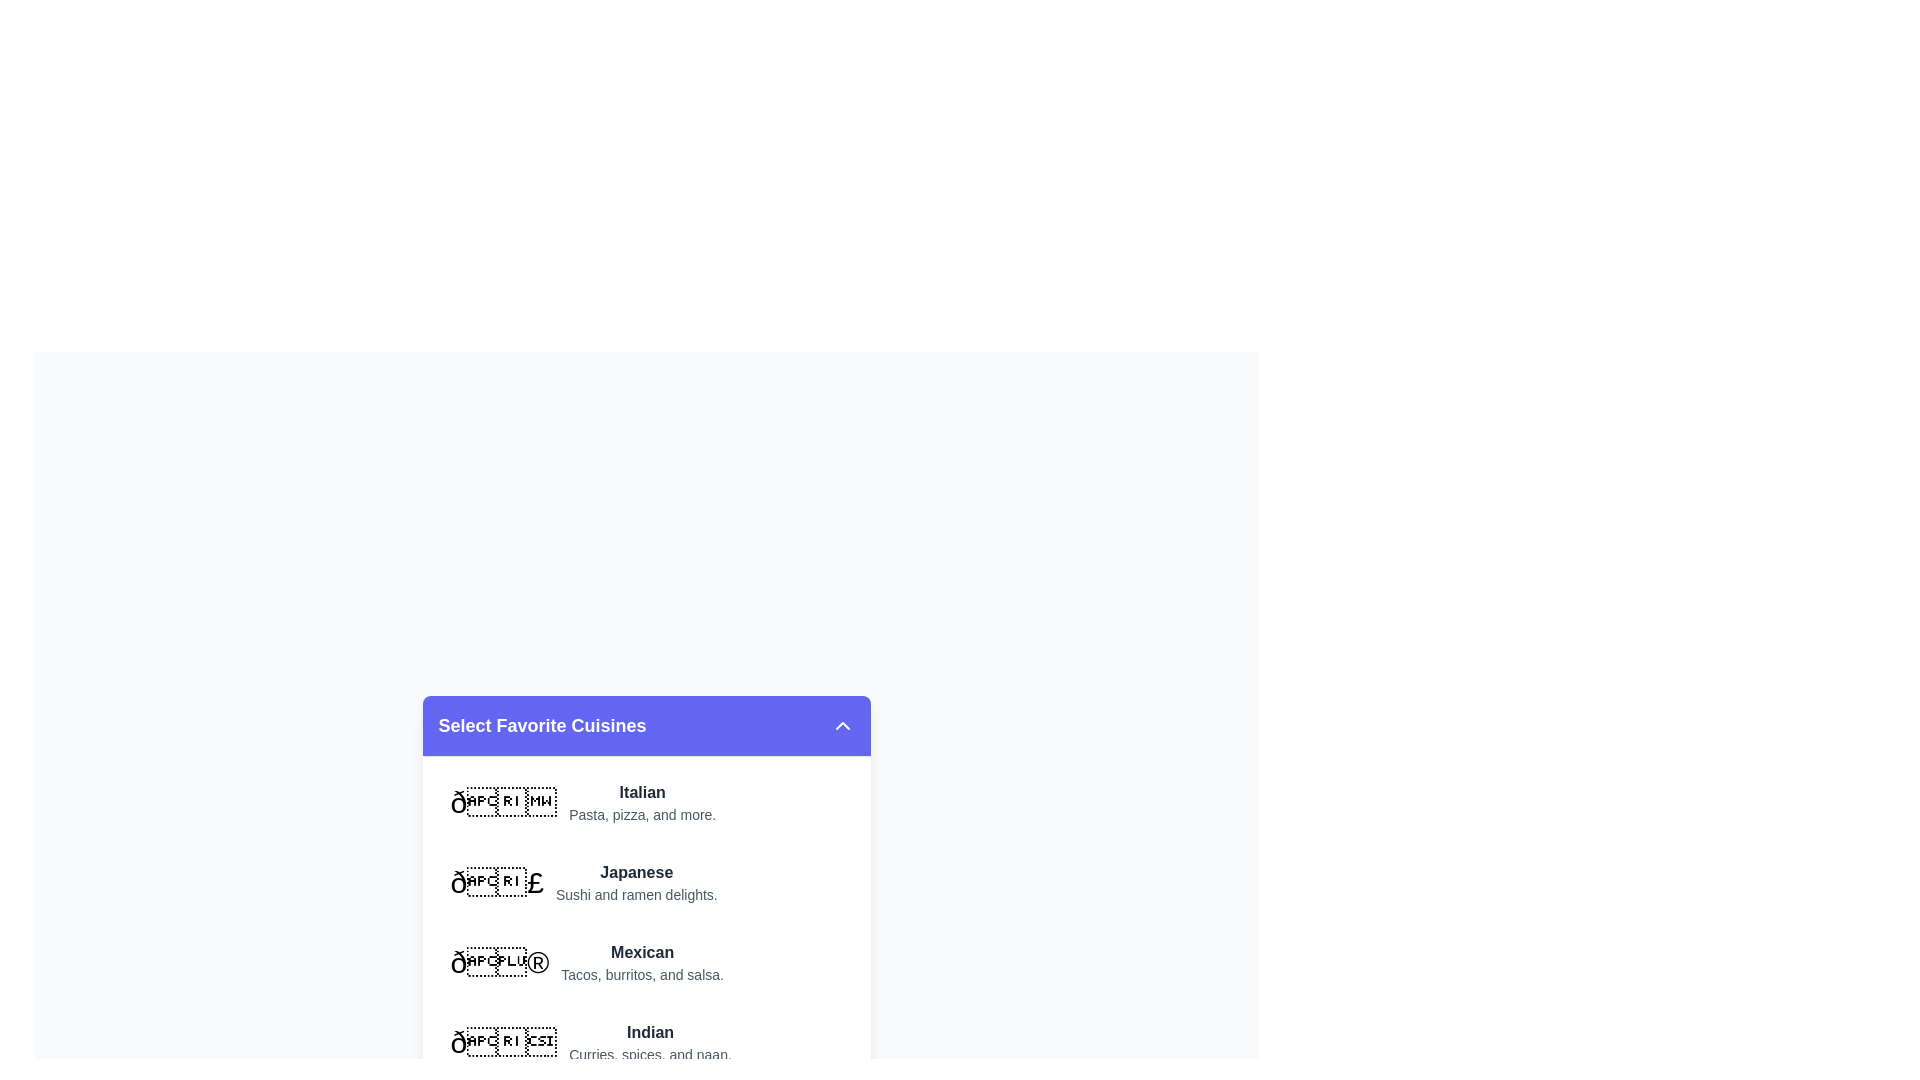 The image size is (1920, 1080). What do you see at coordinates (842, 725) in the screenshot?
I see `the small upward-pointing chevron icon on the far right side of the purple bar titled 'Select Favorite Cuisines'` at bounding box center [842, 725].